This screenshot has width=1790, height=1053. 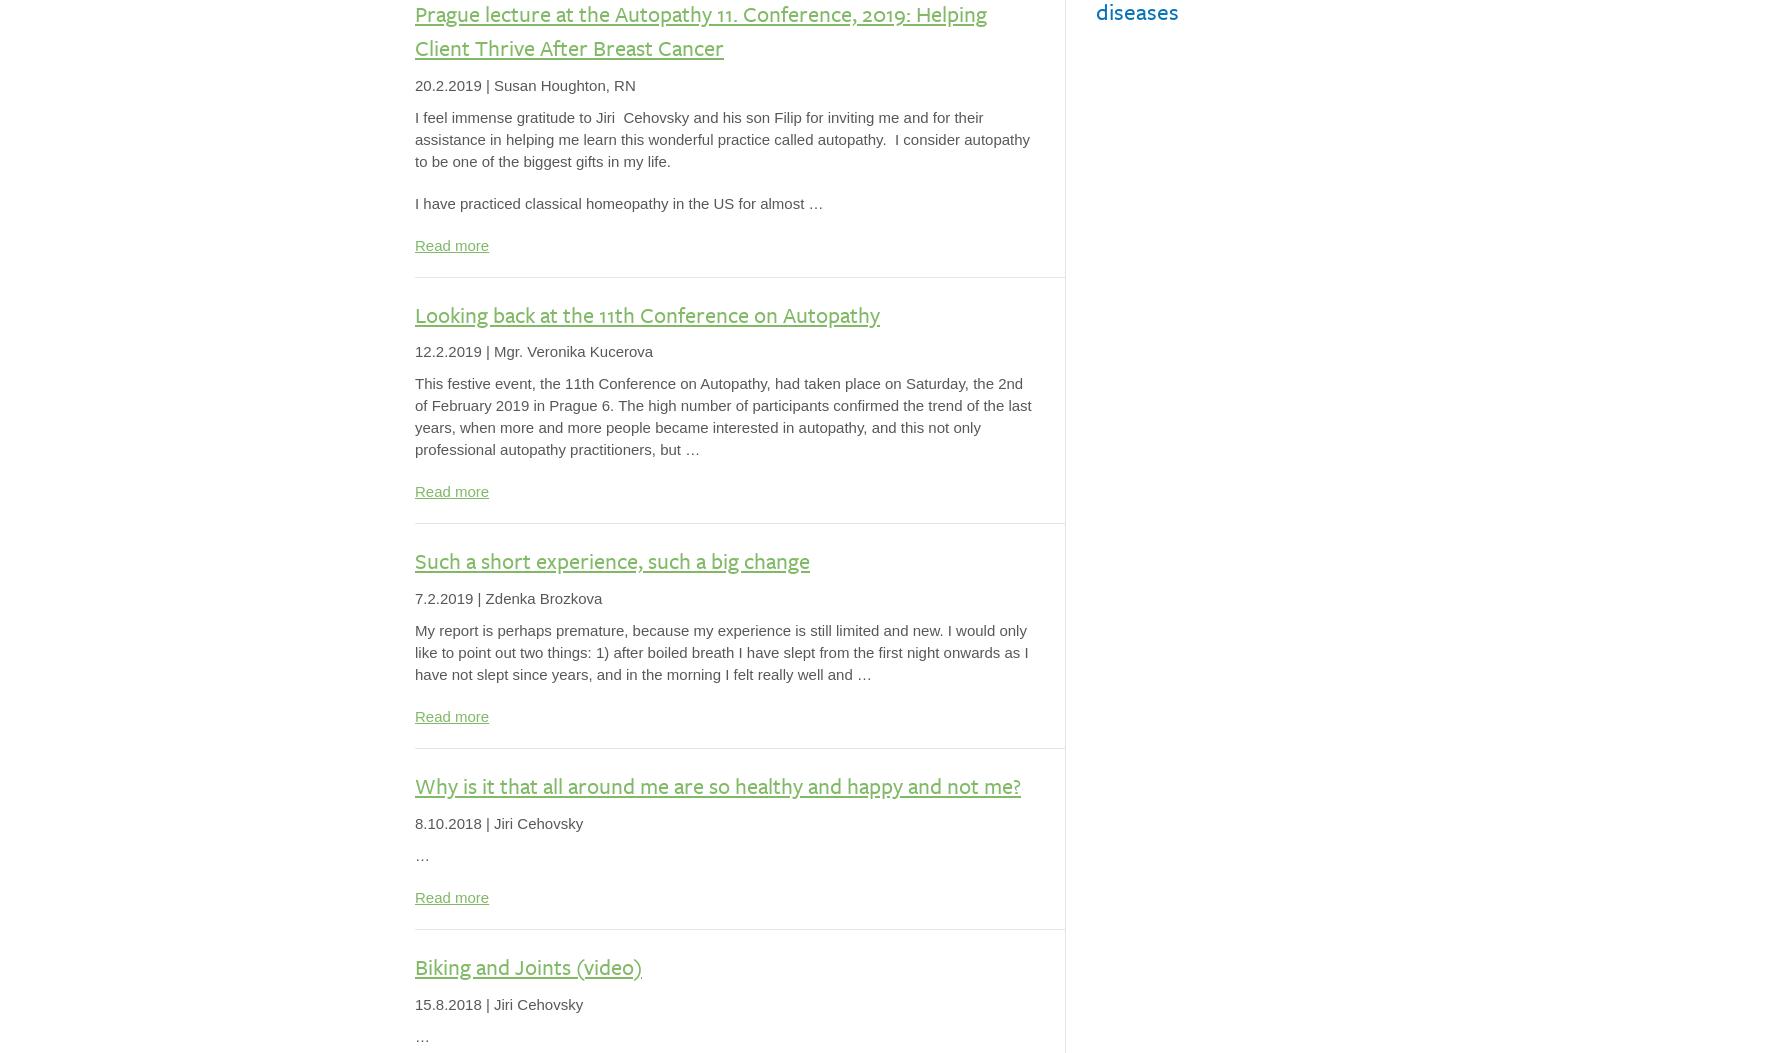 What do you see at coordinates (414, 821) in the screenshot?
I see `'8.10.2018'` at bounding box center [414, 821].